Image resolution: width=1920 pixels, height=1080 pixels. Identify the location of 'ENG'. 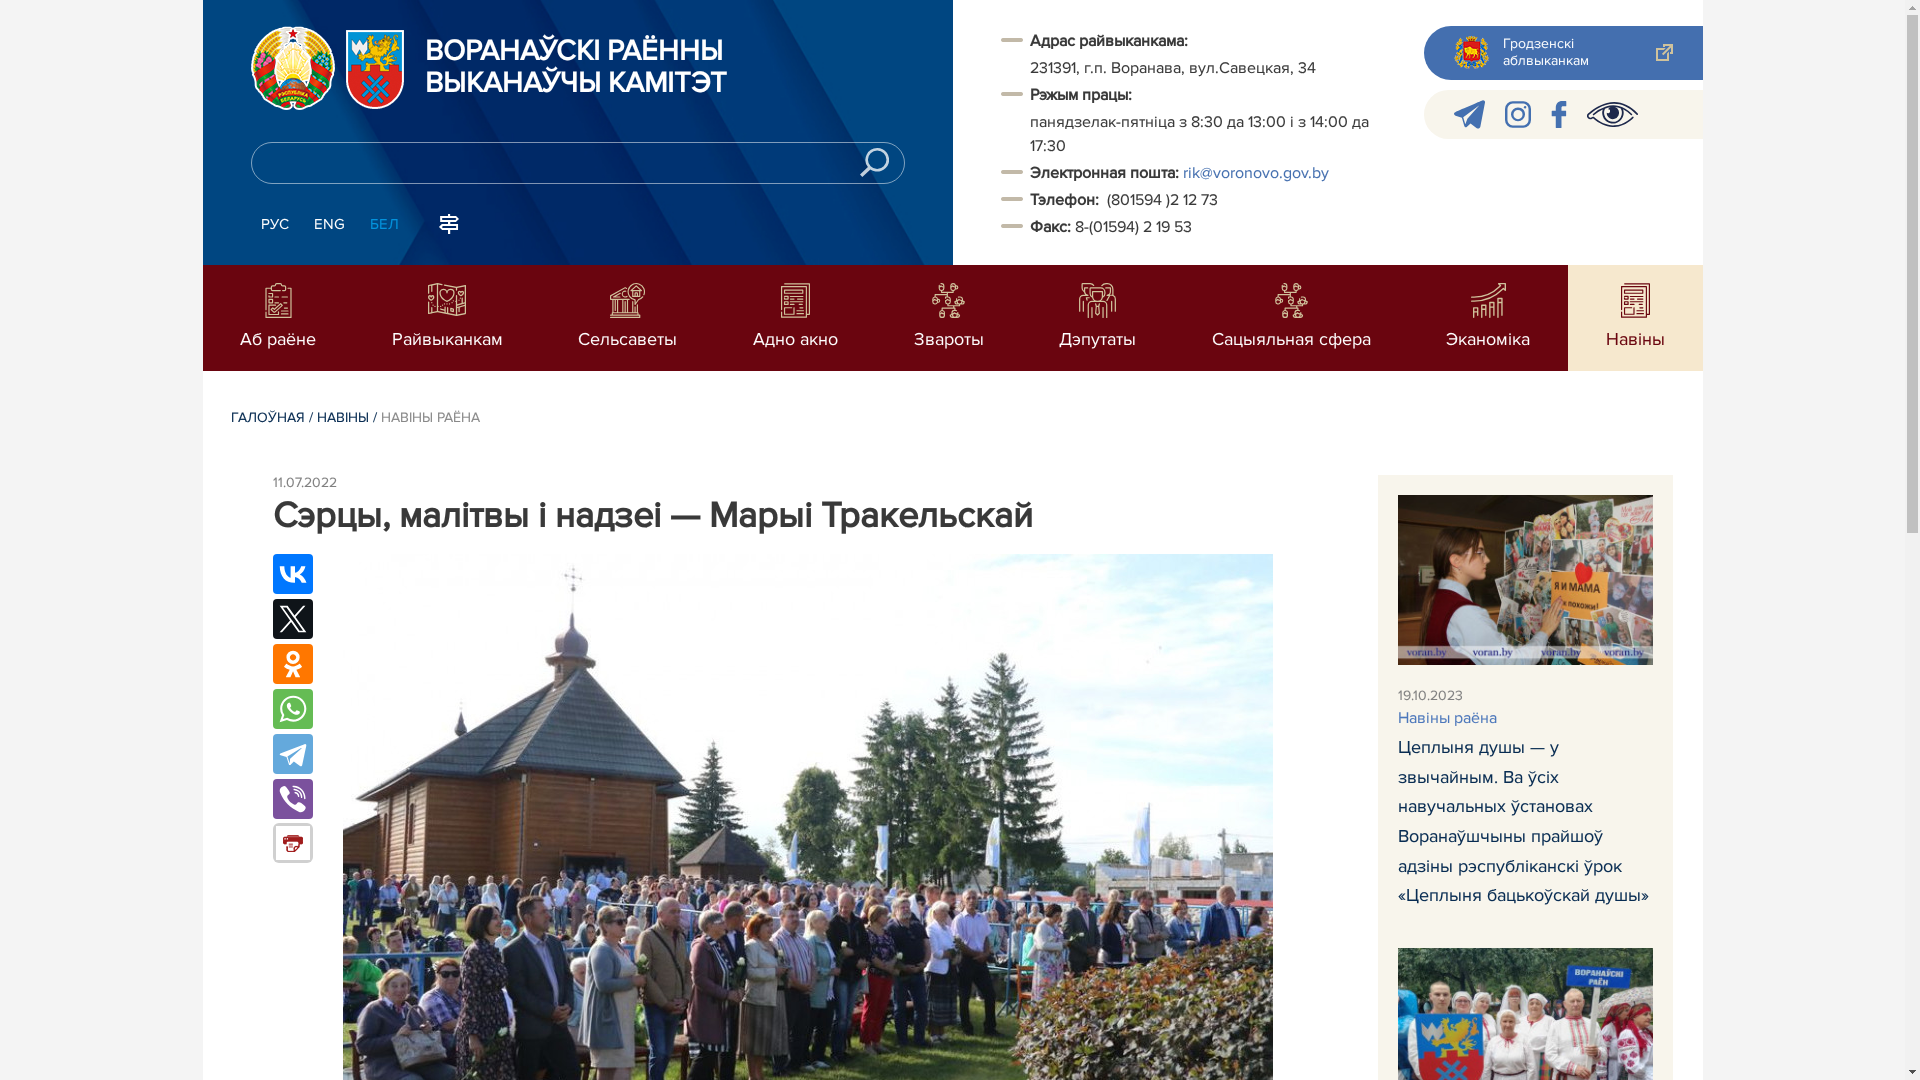
(329, 224).